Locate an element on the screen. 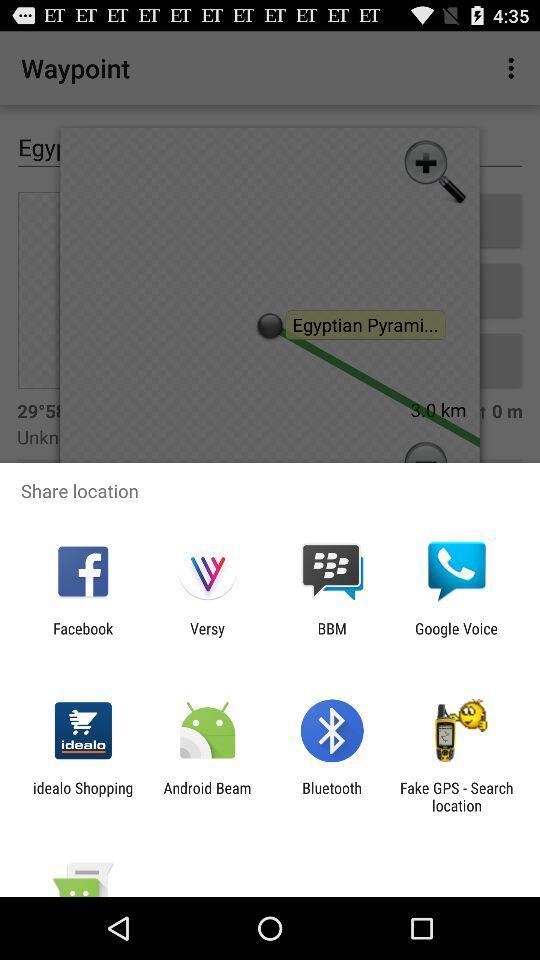 This screenshot has width=540, height=960. the versy item is located at coordinates (206, 636).